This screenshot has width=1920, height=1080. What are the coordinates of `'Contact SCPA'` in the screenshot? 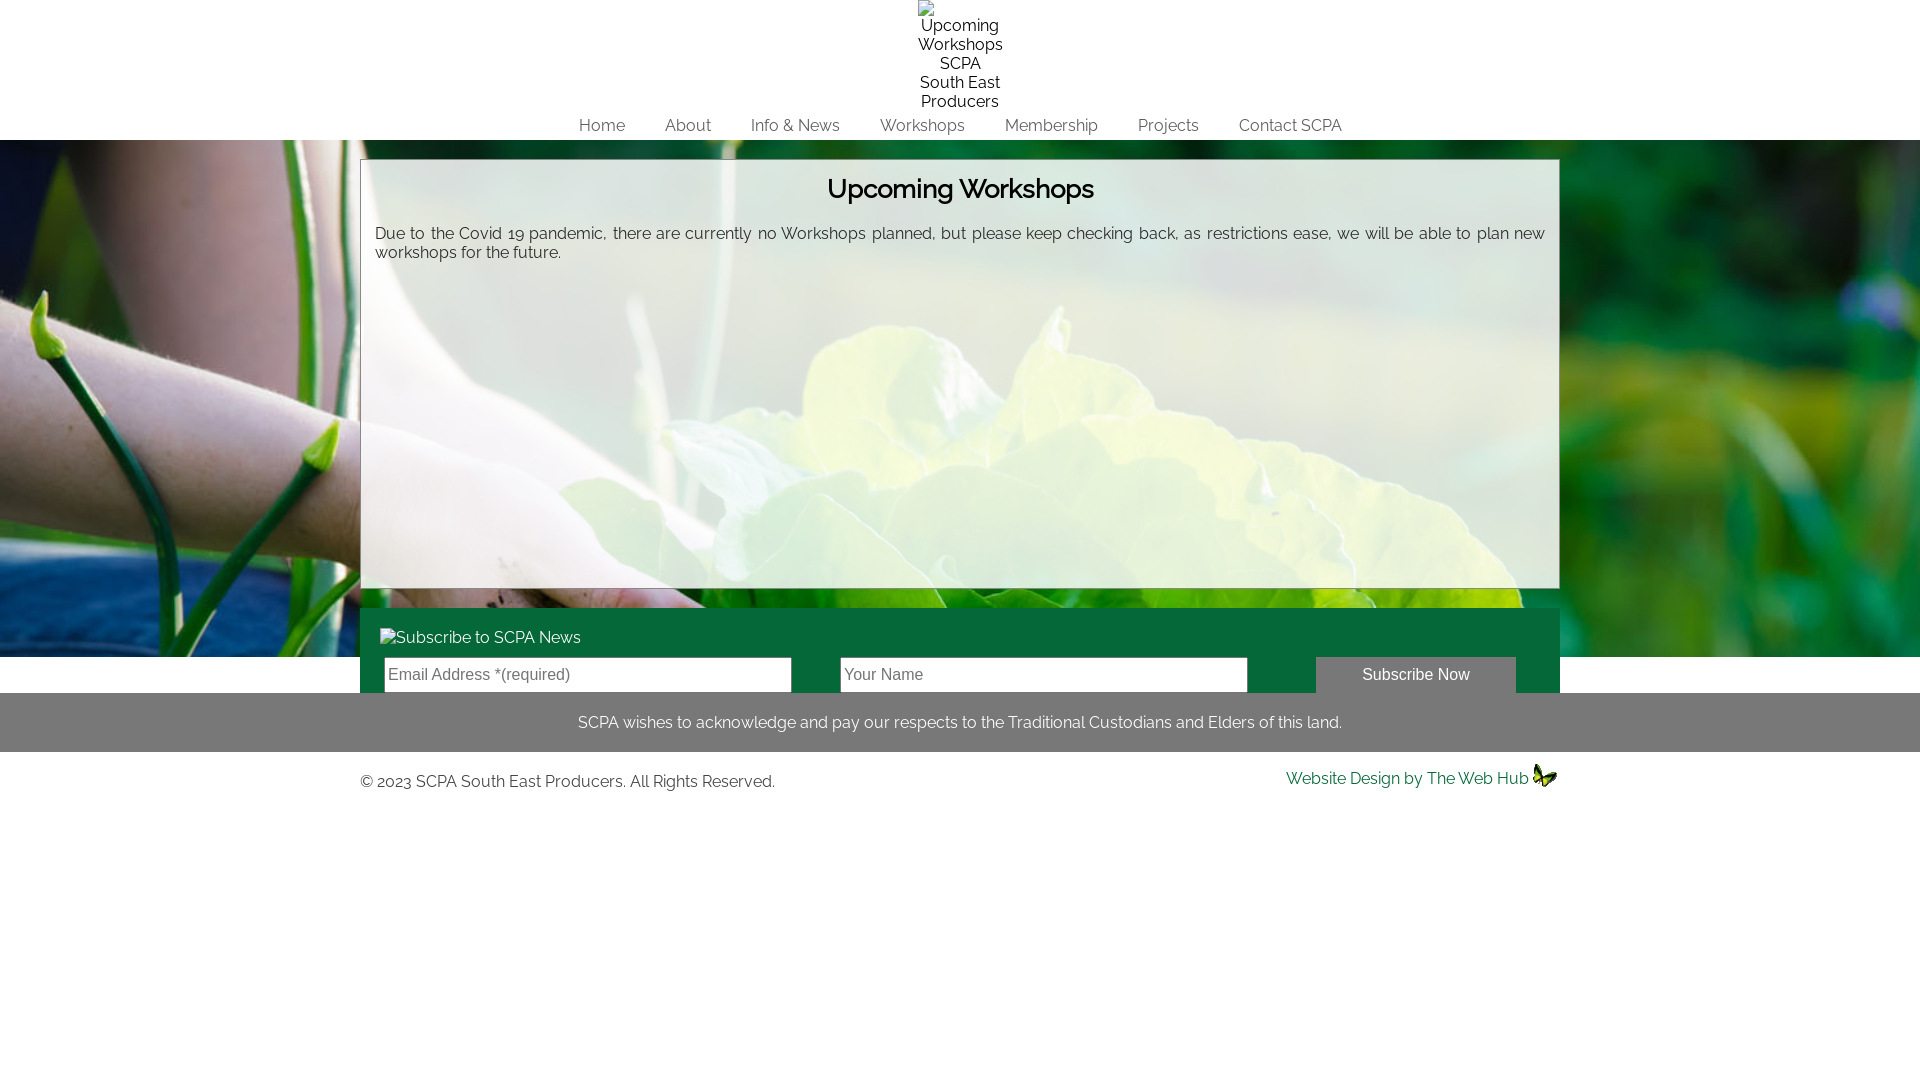 It's located at (1289, 125).